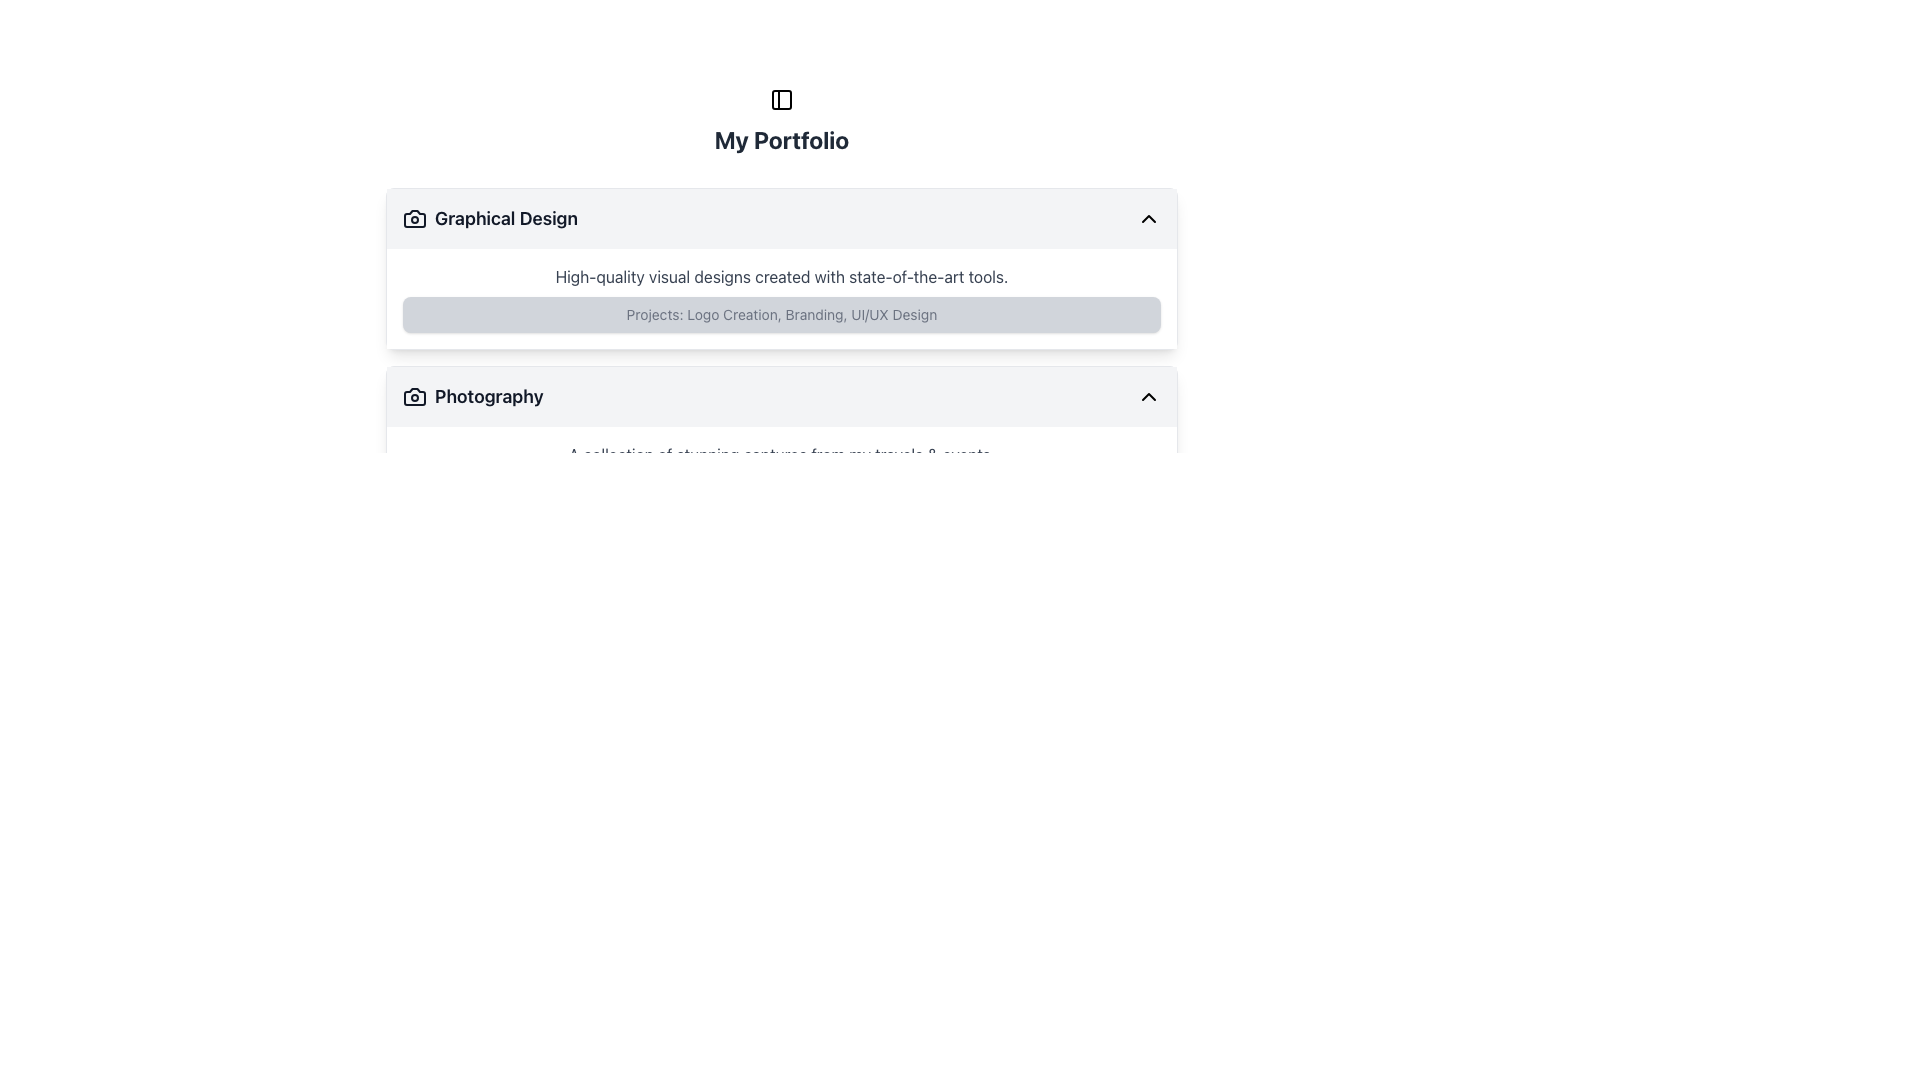  Describe the element at coordinates (781, 138) in the screenshot. I see `the 'My Portfolio' header text label, which is bold and dark gray, positioned prominently at the top of the section` at that location.